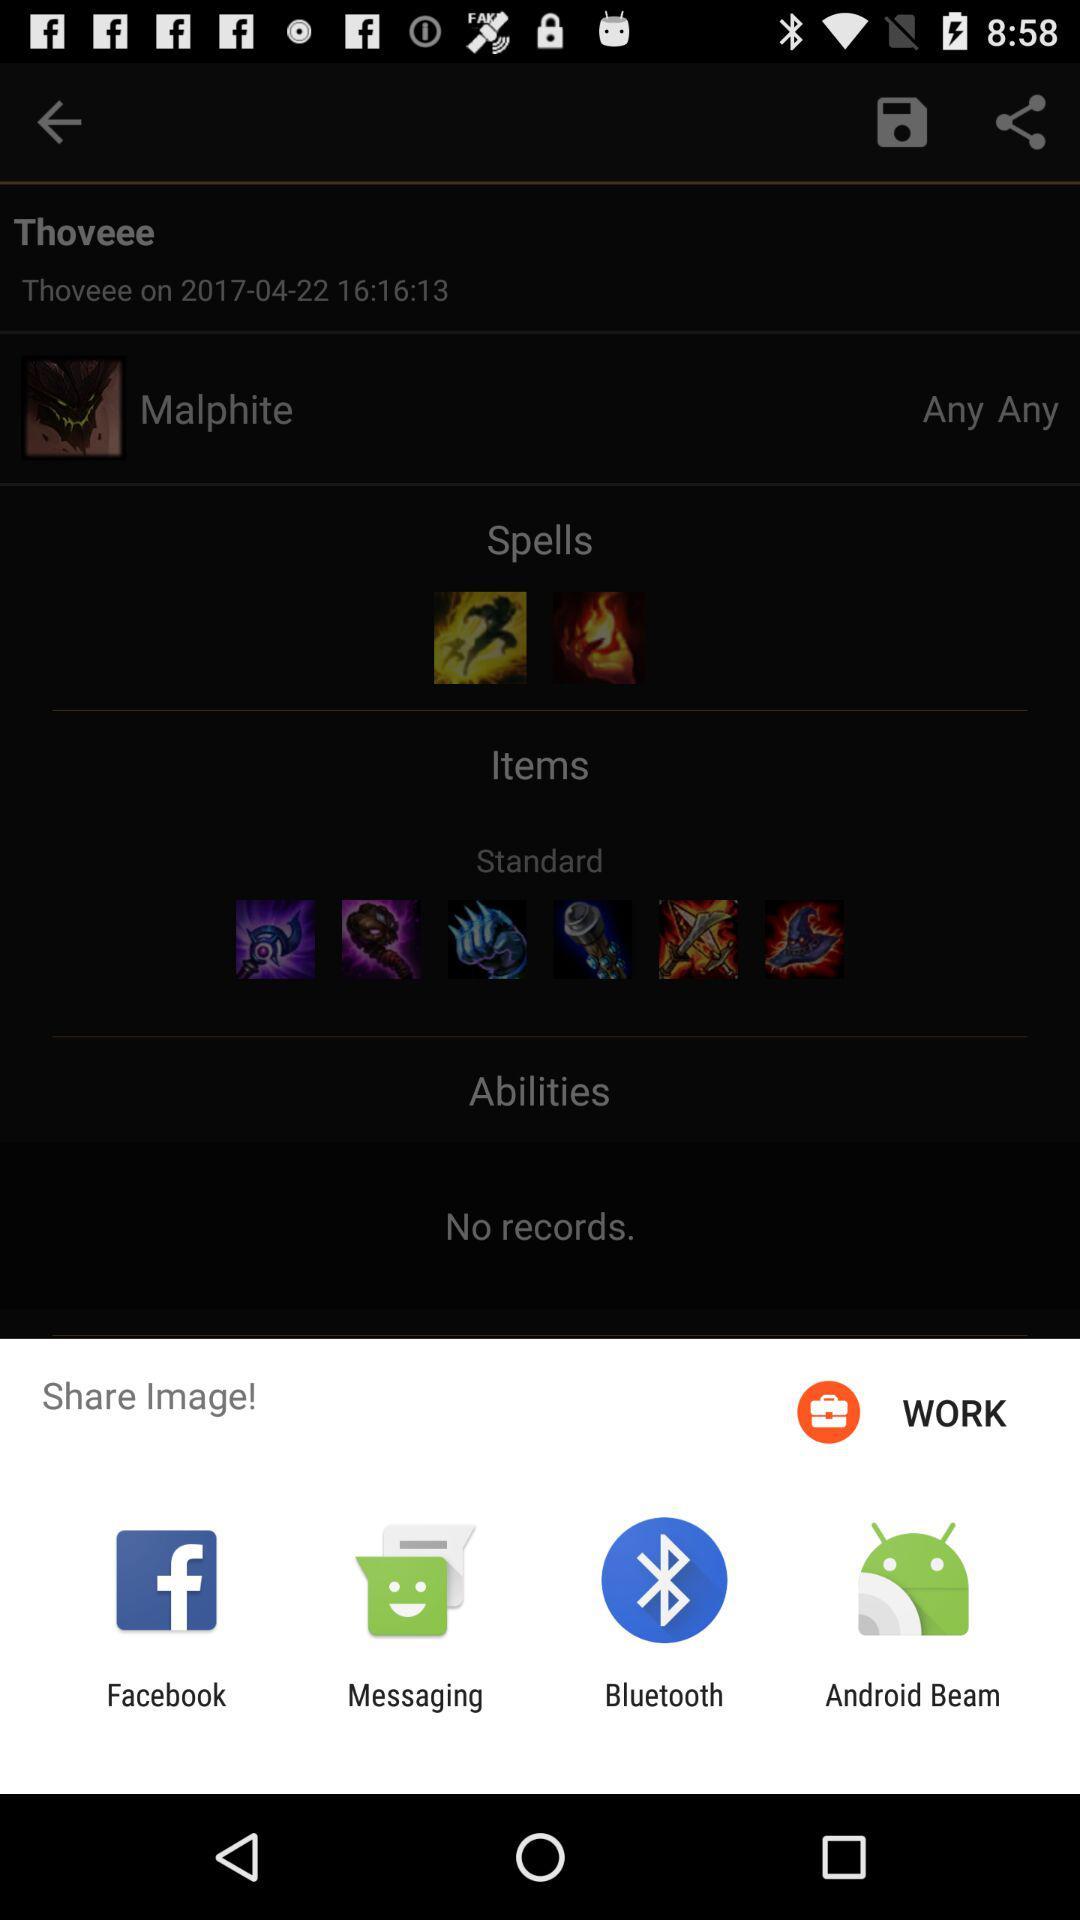 This screenshot has width=1080, height=1920. I want to click on the item to the left of messaging item, so click(165, 1711).